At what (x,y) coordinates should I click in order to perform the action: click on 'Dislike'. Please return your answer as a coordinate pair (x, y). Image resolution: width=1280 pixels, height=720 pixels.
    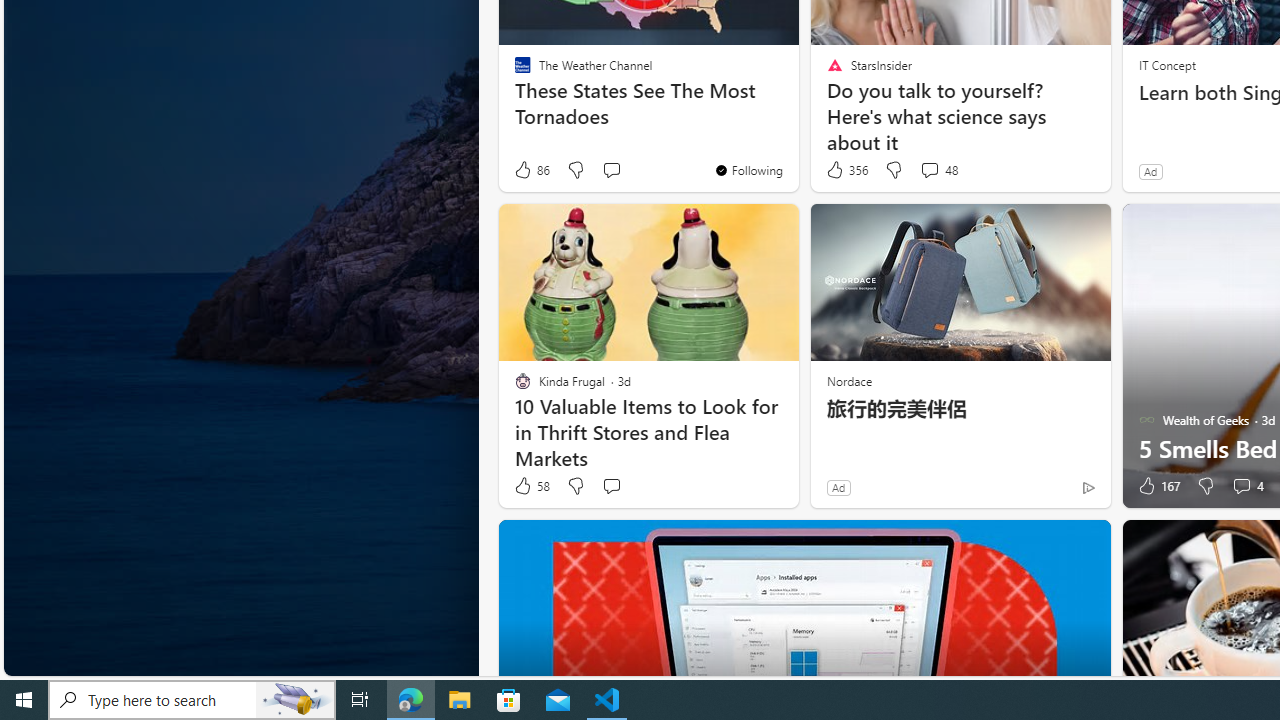
    Looking at the image, I should click on (1204, 486).